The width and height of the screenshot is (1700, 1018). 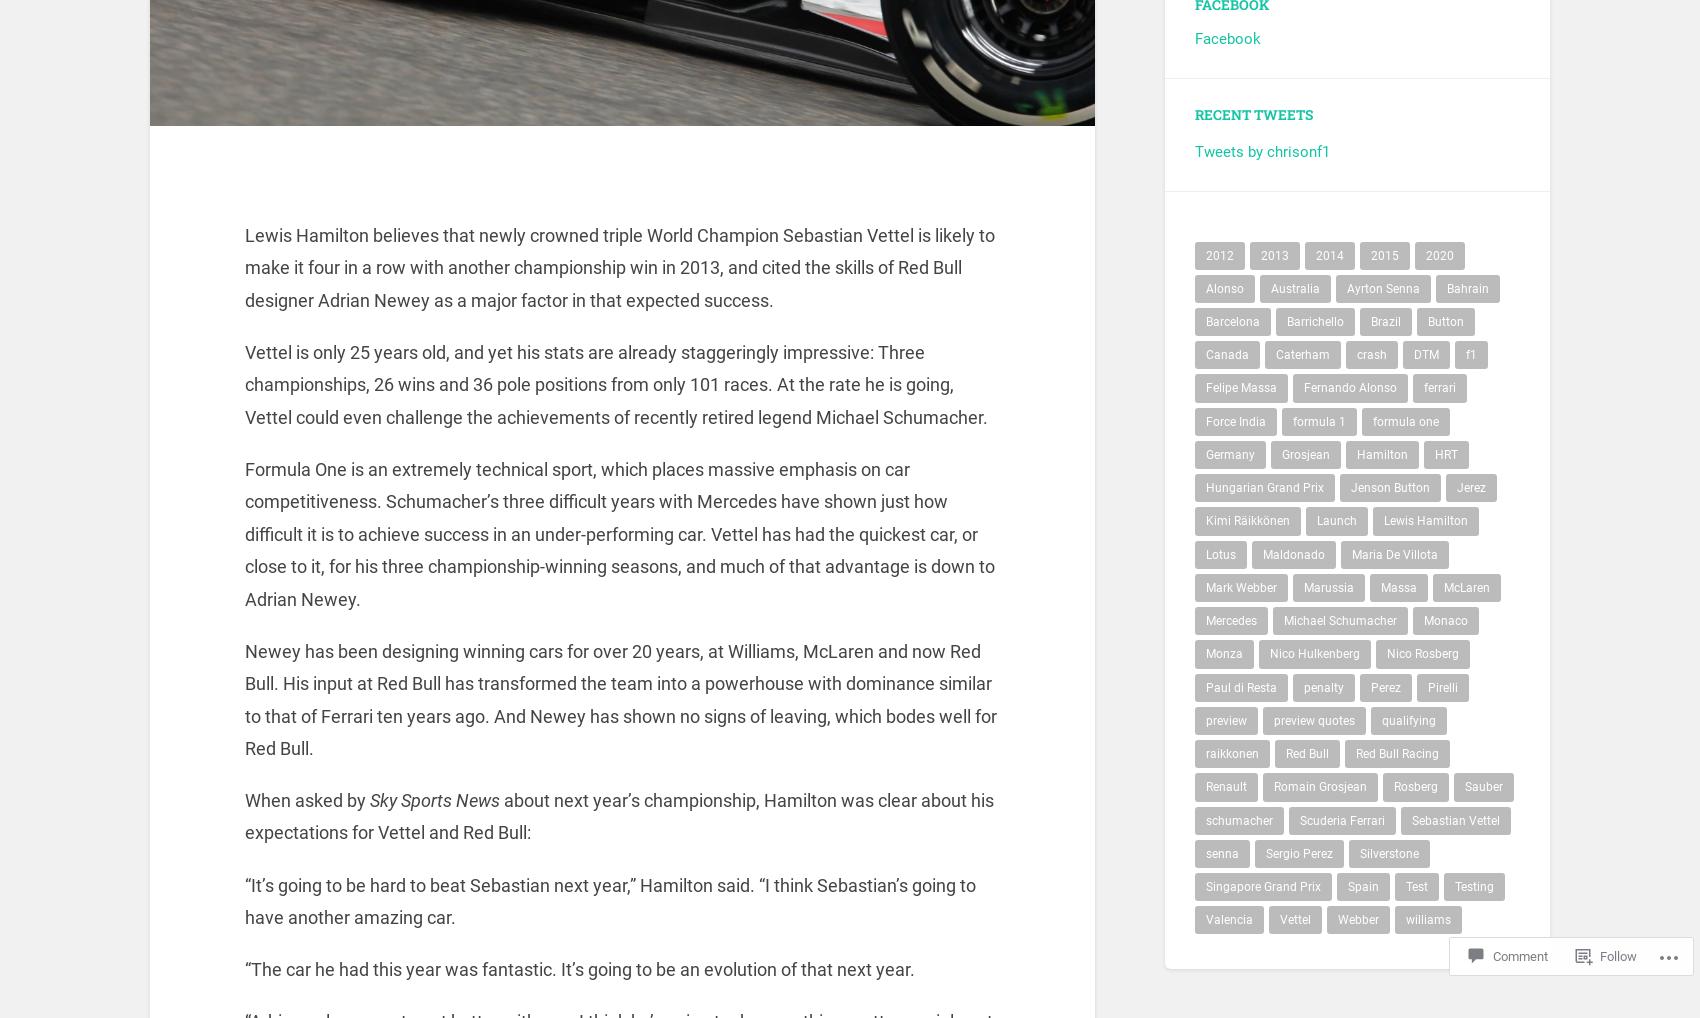 What do you see at coordinates (1424, 532) in the screenshot?
I see `'Lewis Hamilton'` at bounding box center [1424, 532].